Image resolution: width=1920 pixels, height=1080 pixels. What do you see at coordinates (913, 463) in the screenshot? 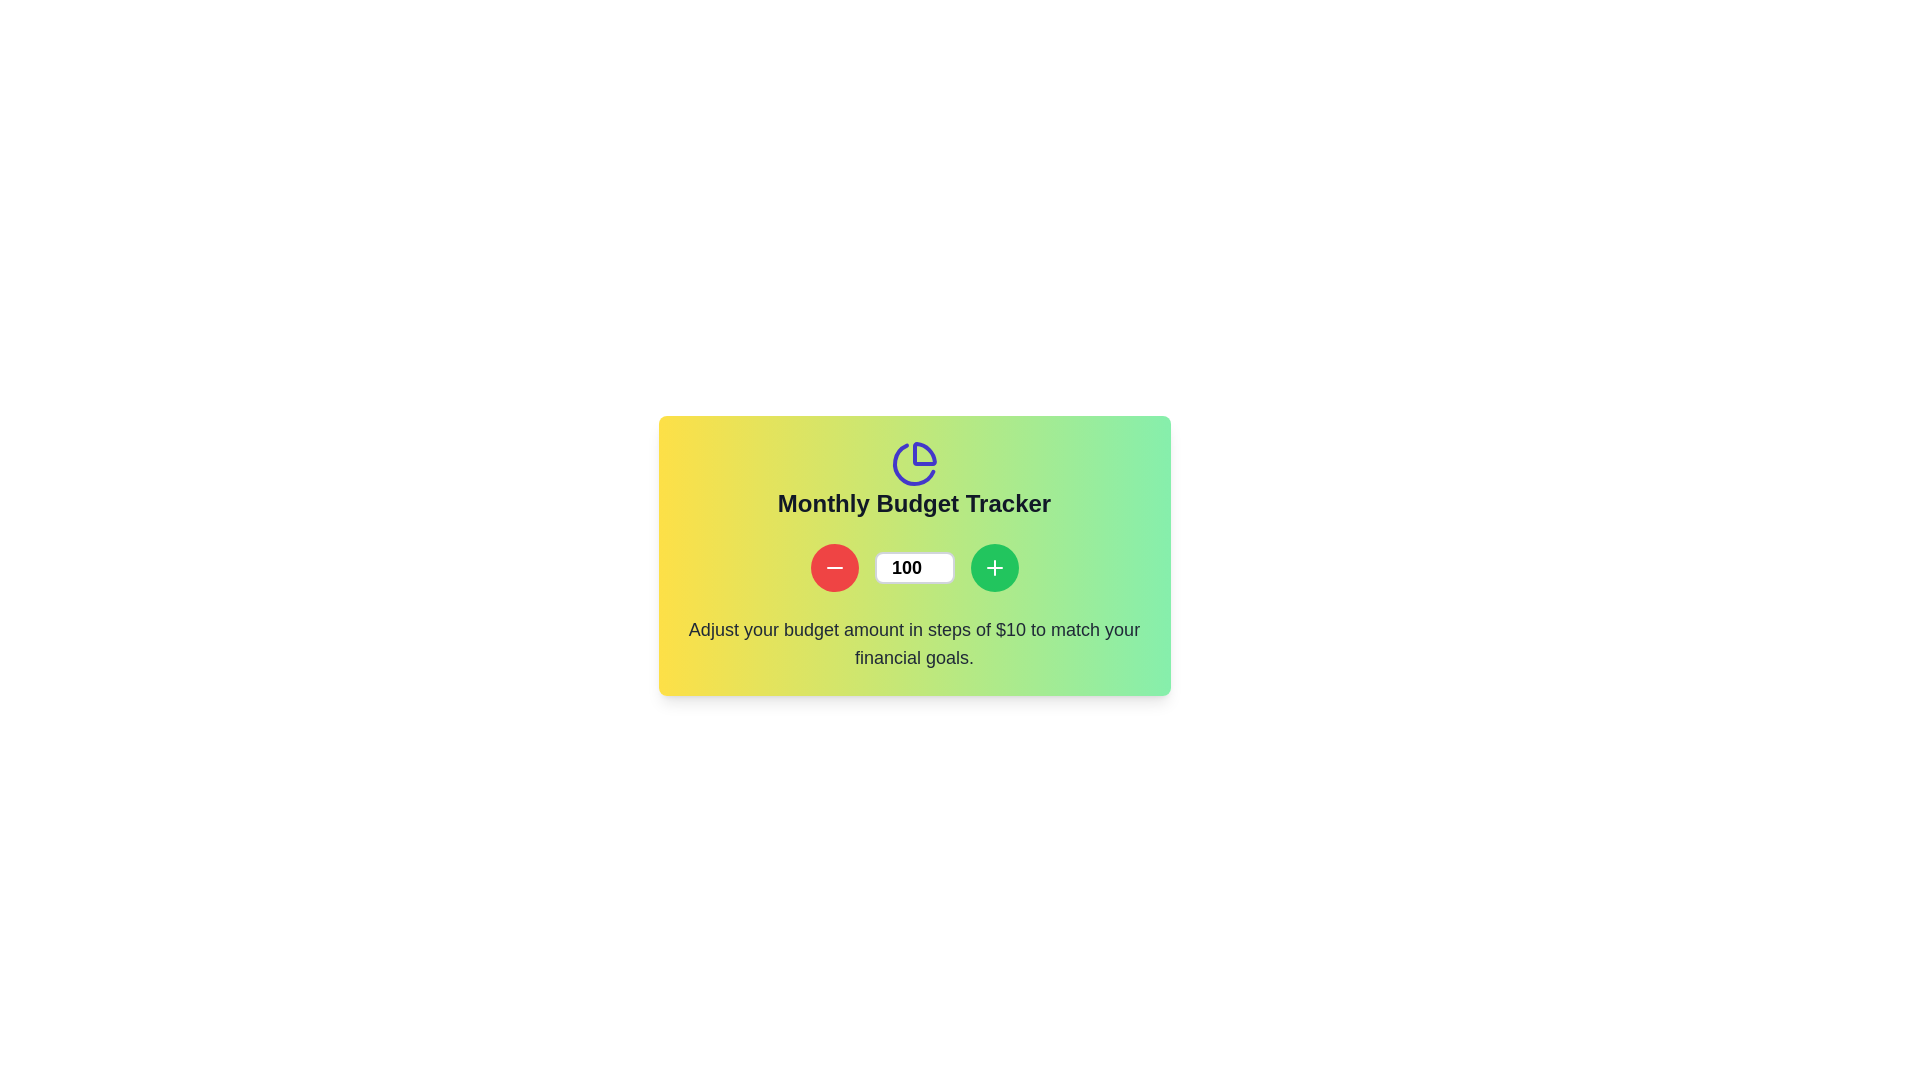
I see `the representation of the budget tracking icon located above the 'Monthly Budget Tracker' text` at bounding box center [913, 463].